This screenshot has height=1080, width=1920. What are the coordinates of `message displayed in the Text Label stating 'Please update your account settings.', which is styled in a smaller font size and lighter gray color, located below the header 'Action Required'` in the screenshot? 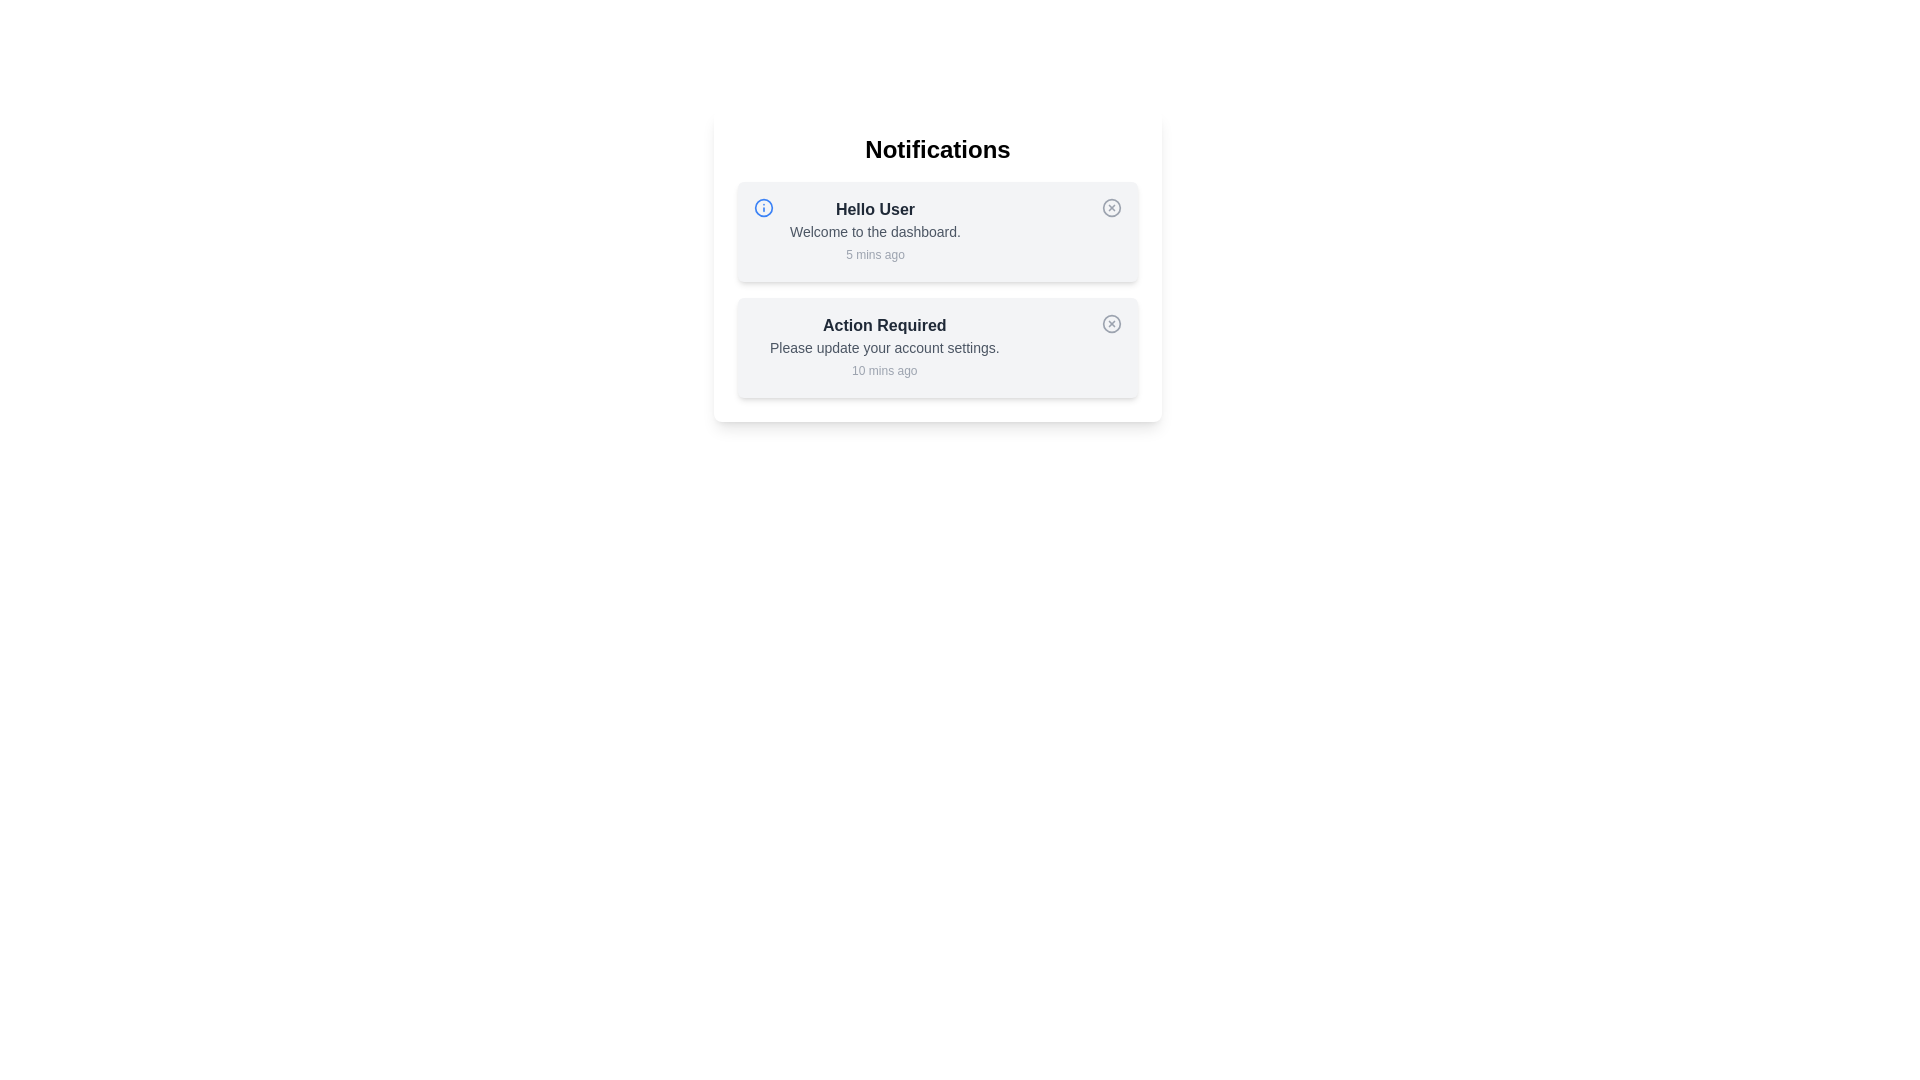 It's located at (883, 346).